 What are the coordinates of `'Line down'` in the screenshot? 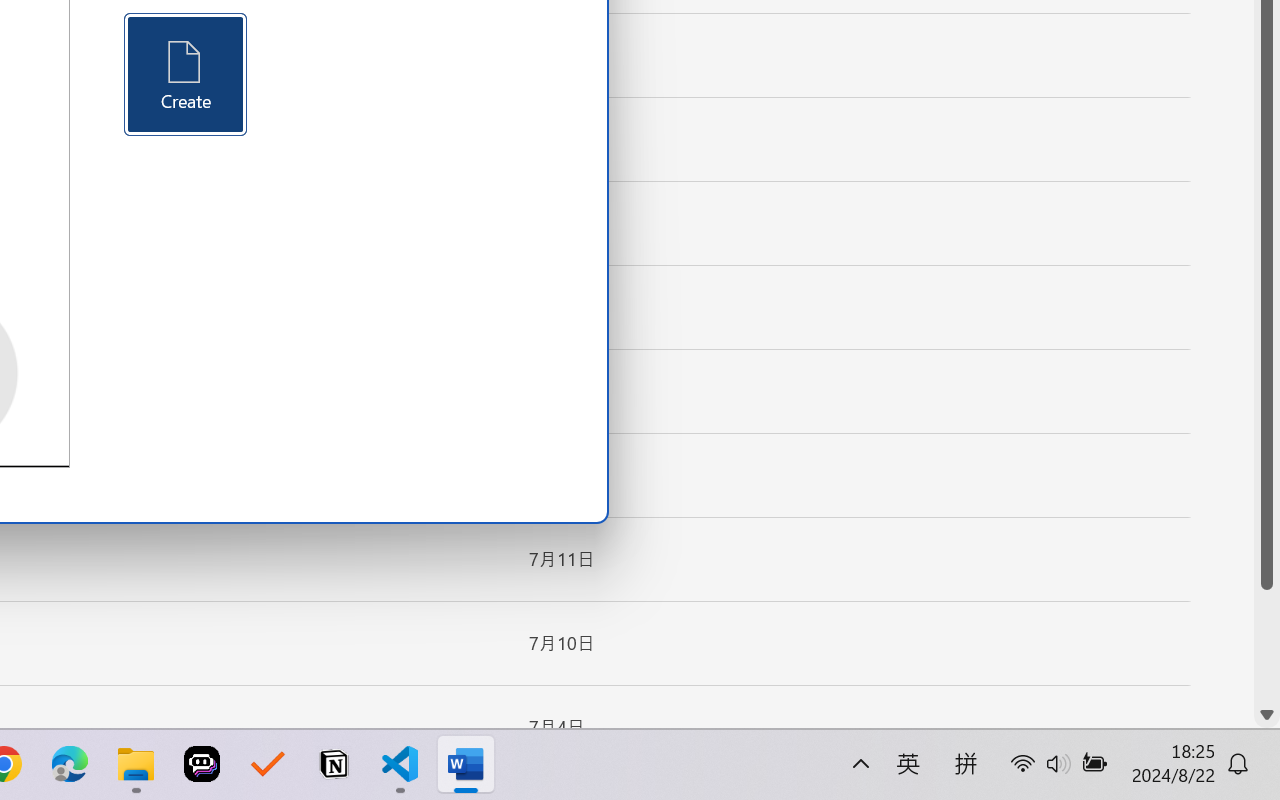 It's located at (1266, 714).